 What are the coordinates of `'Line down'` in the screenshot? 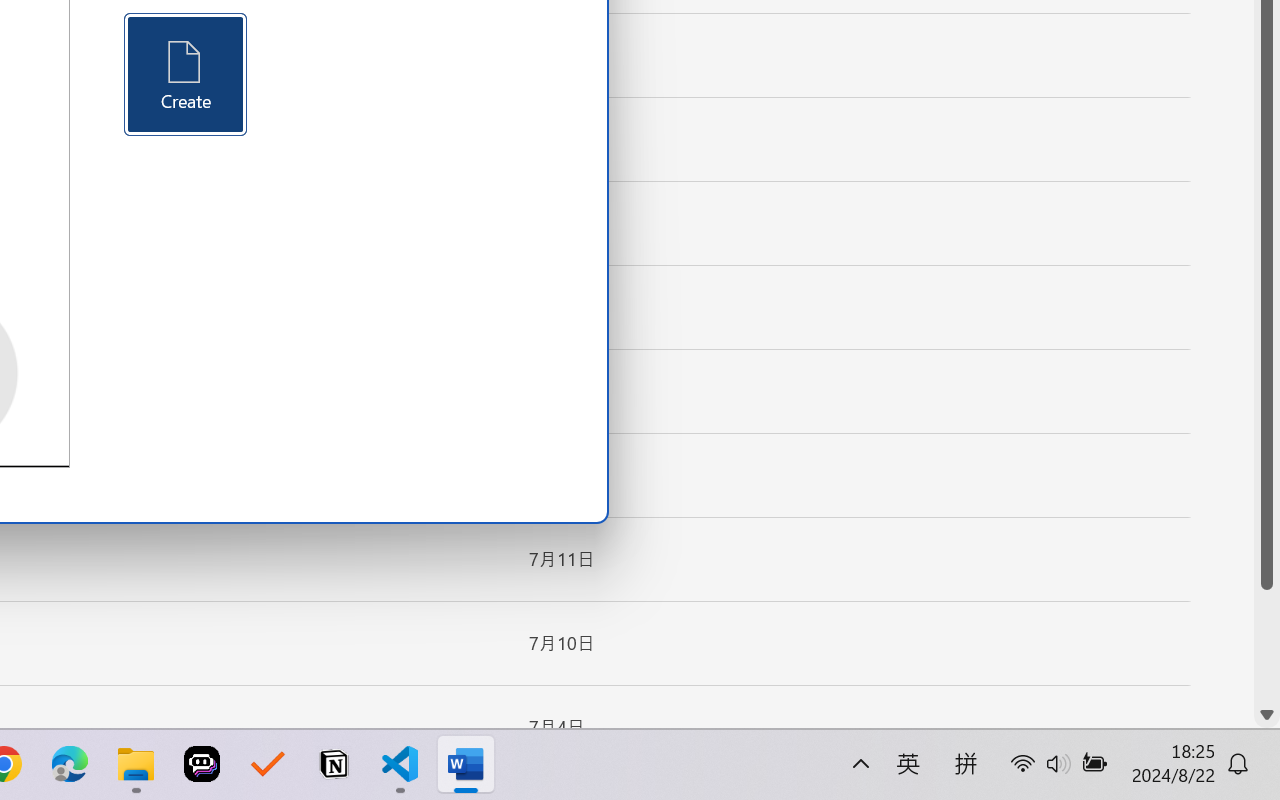 It's located at (1266, 714).